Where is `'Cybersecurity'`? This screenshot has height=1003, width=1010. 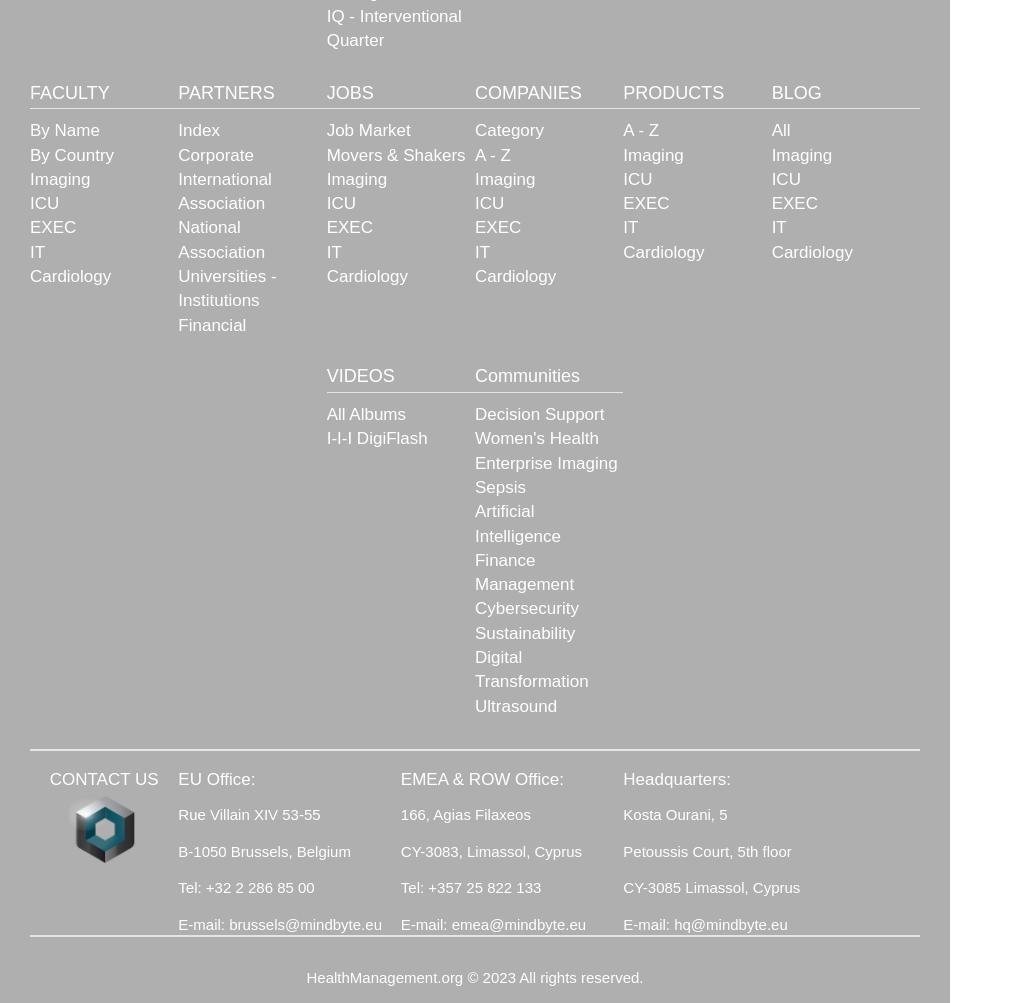 'Cybersecurity' is located at coordinates (473, 608).